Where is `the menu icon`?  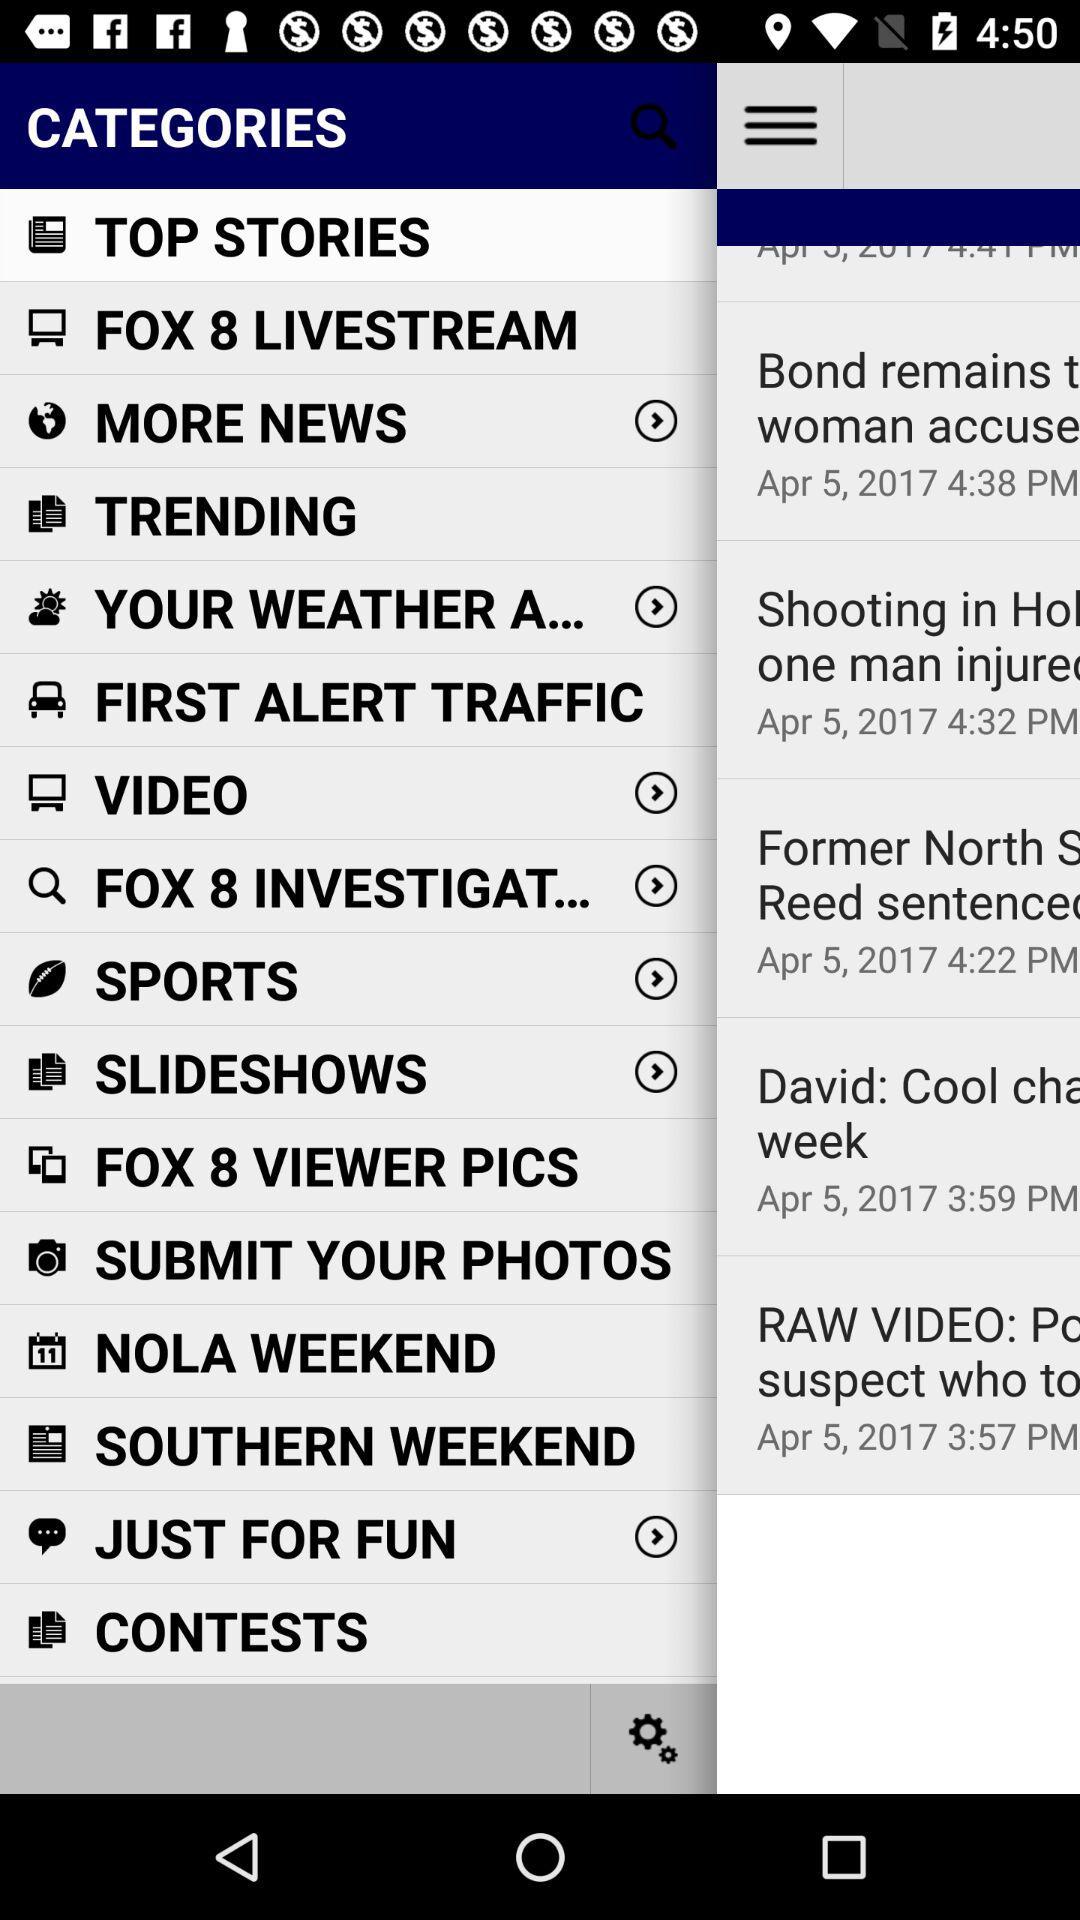
the menu icon is located at coordinates (778, 124).